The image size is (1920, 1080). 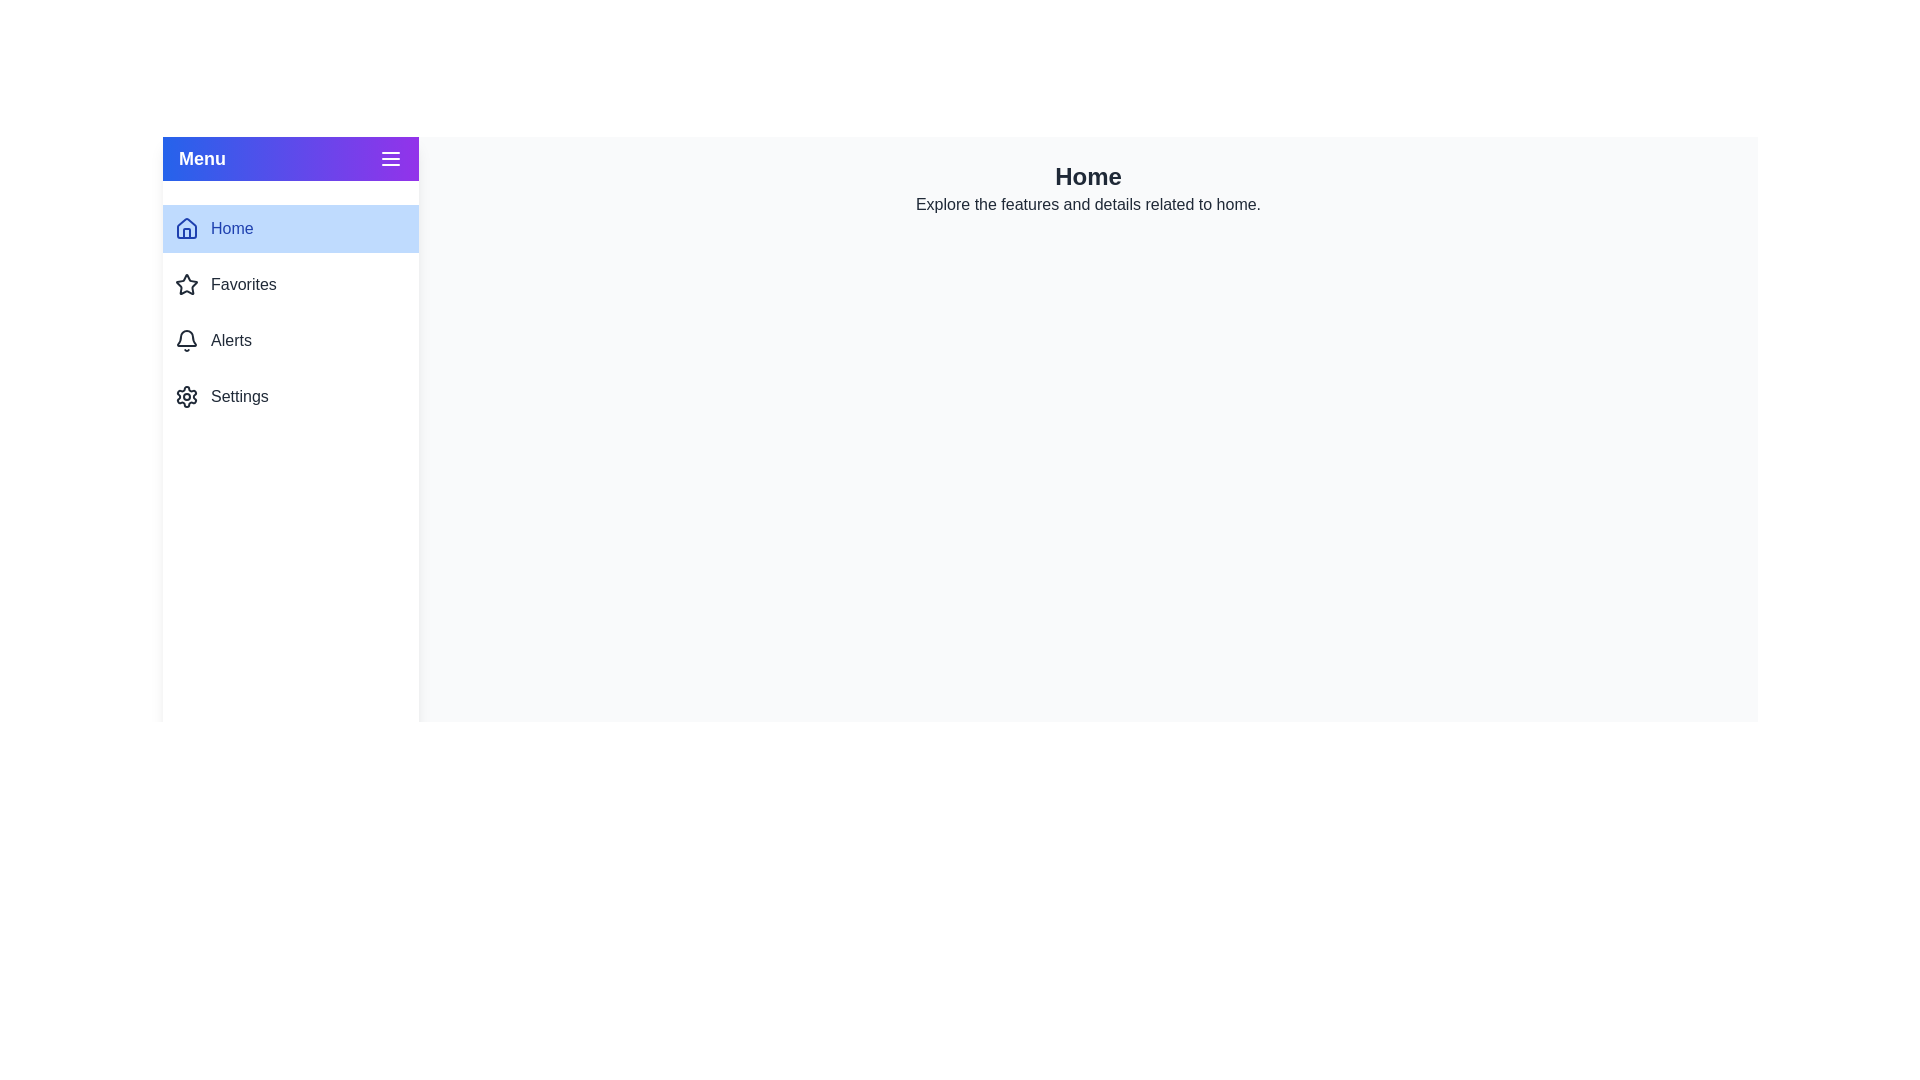 I want to click on the 'Settings' button located as the fourth item in the vertical list of navigation options in the sidebar, situated below 'Alerts', so click(x=290, y=397).